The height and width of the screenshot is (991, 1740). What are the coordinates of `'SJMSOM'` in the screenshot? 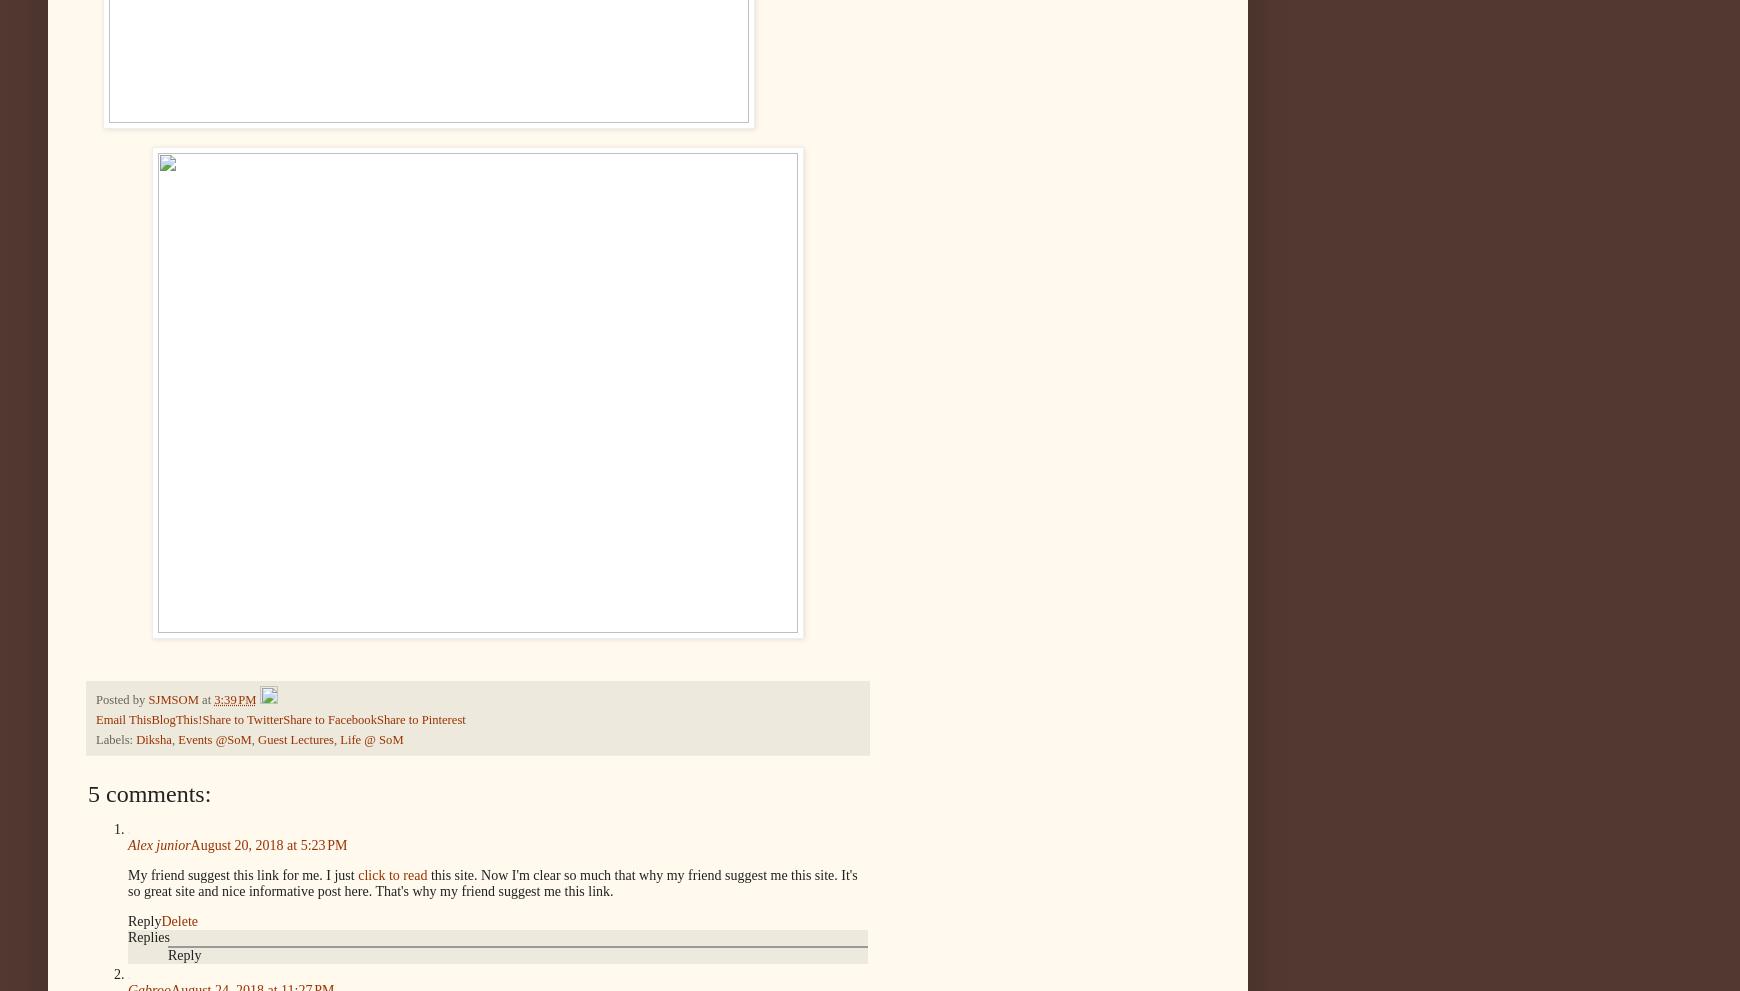 It's located at (171, 698).